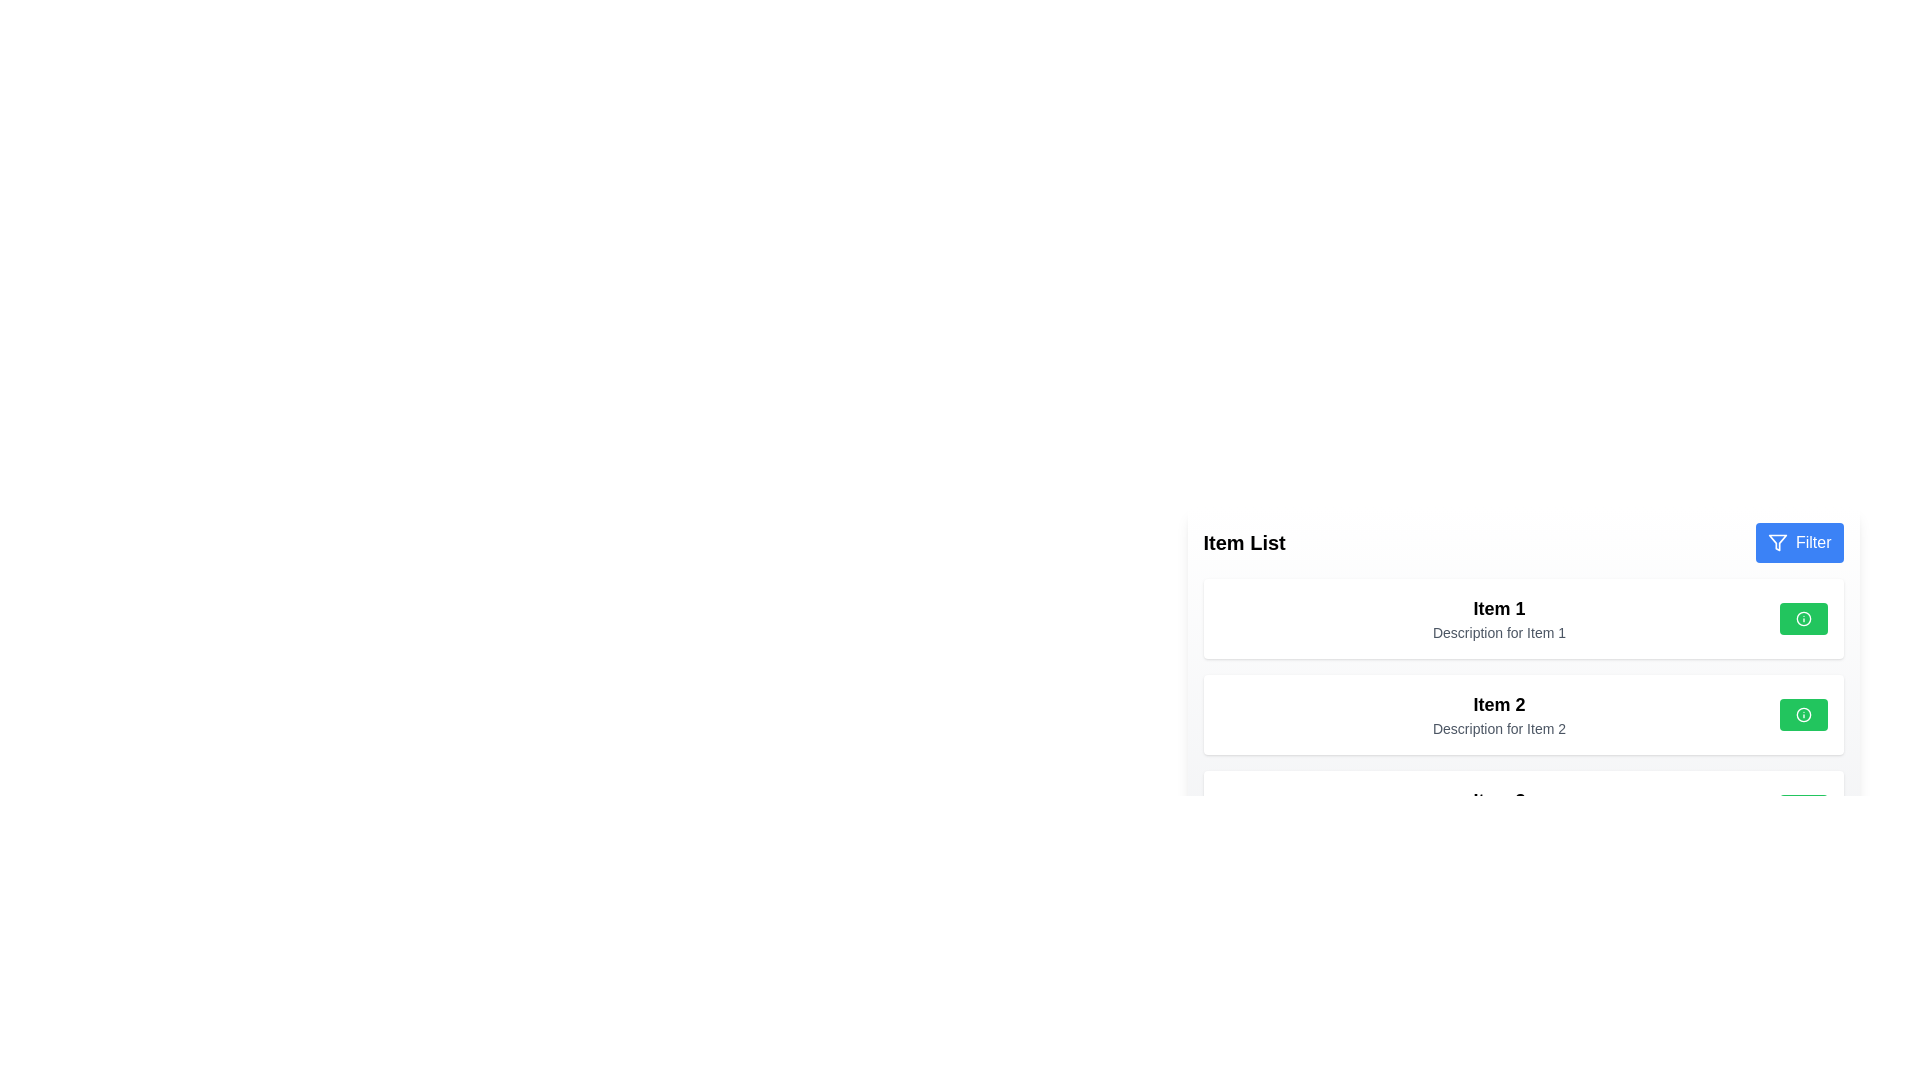  What do you see at coordinates (1499, 617) in the screenshot?
I see `the first list item displaying its title and description` at bounding box center [1499, 617].